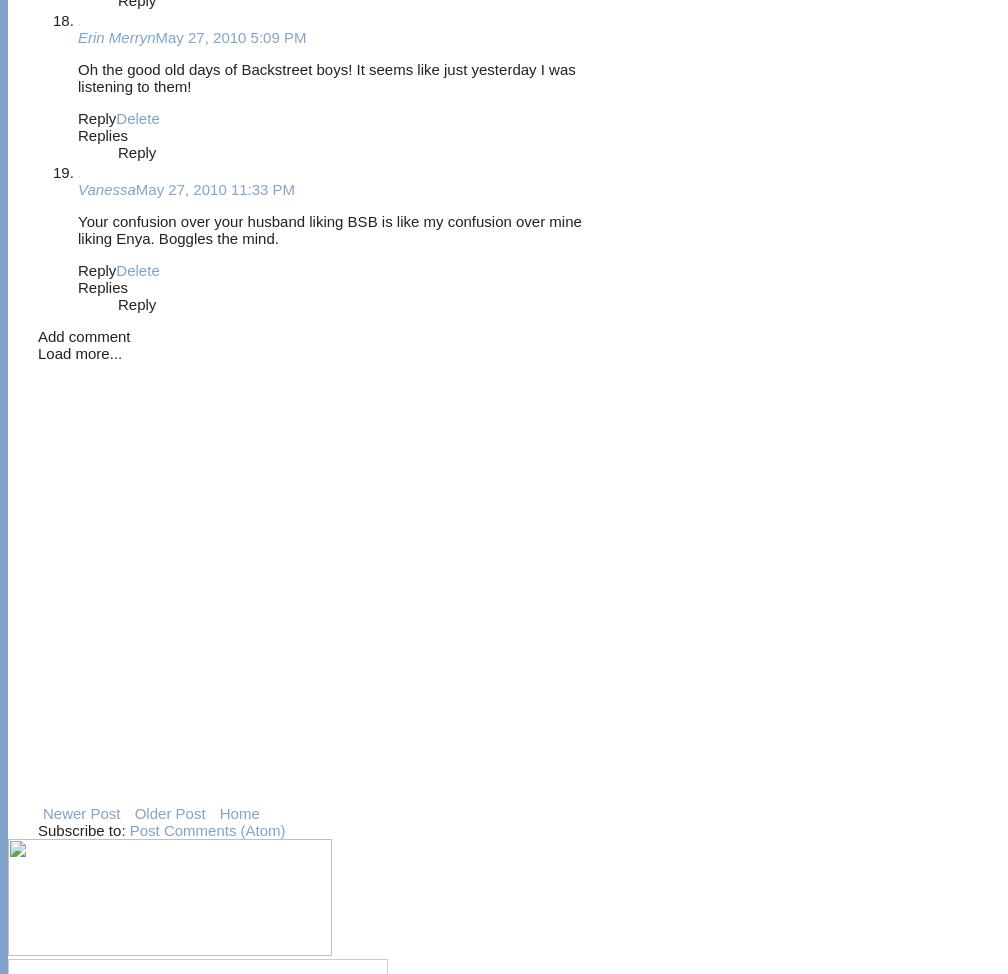 Image resolution: width=1008 pixels, height=974 pixels. What do you see at coordinates (169, 812) in the screenshot?
I see `'Older Post'` at bounding box center [169, 812].